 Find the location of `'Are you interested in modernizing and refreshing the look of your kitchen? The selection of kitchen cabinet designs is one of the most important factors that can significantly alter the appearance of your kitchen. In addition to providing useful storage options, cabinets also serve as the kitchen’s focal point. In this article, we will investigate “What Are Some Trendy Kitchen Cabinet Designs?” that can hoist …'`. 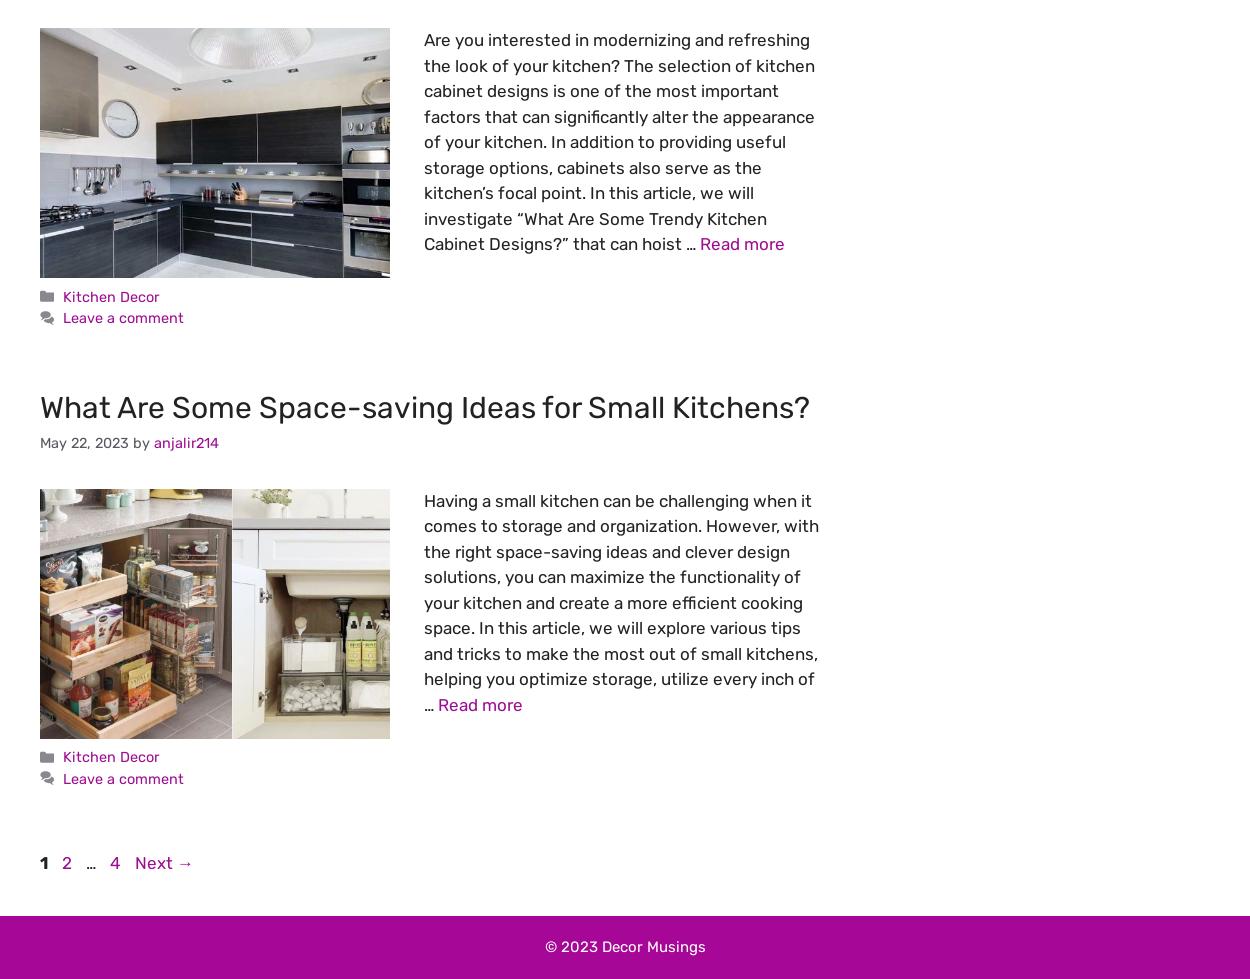

'Are you interested in modernizing and refreshing the look of your kitchen? The selection of kitchen cabinet designs is one of the most important factors that can significantly alter the appearance of your kitchen. In addition to providing useful storage options, cabinets also serve as the kitchen’s focal point. In this article, we will investigate “What Are Some Trendy Kitchen Cabinet Designs?” that can hoist …' is located at coordinates (618, 141).